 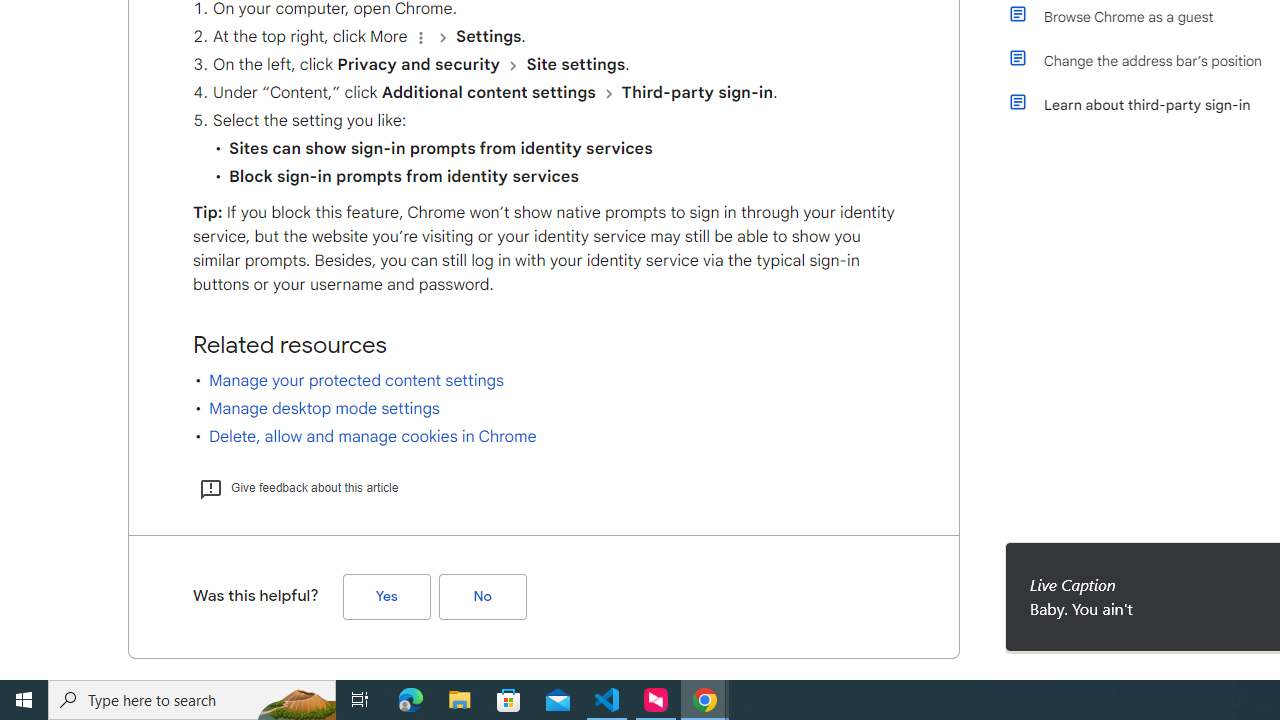 What do you see at coordinates (373, 436) in the screenshot?
I see `'Delete, allow and manage cookies in Chrome'` at bounding box center [373, 436].